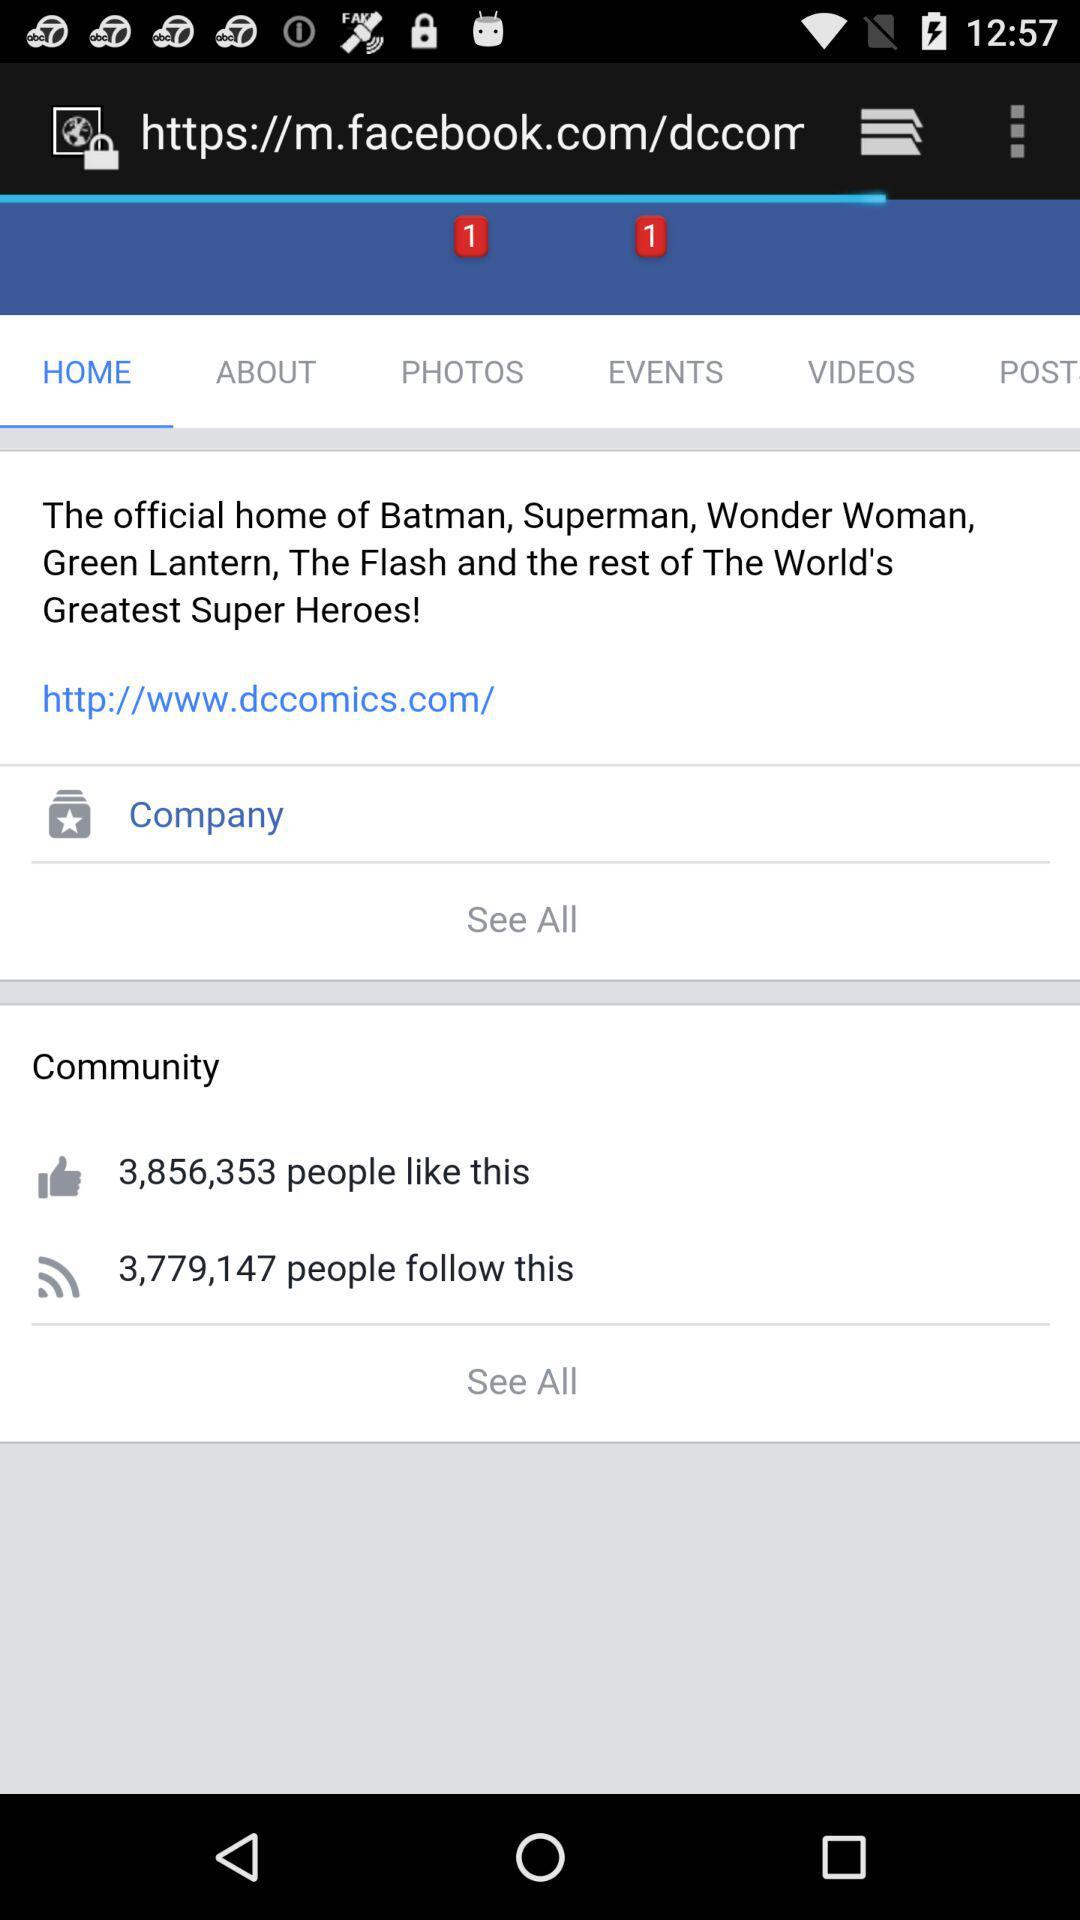 This screenshot has height=1920, width=1080. Describe the element at coordinates (890, 130) in the screenshot. I see `the item next to https m facebook` at that location.